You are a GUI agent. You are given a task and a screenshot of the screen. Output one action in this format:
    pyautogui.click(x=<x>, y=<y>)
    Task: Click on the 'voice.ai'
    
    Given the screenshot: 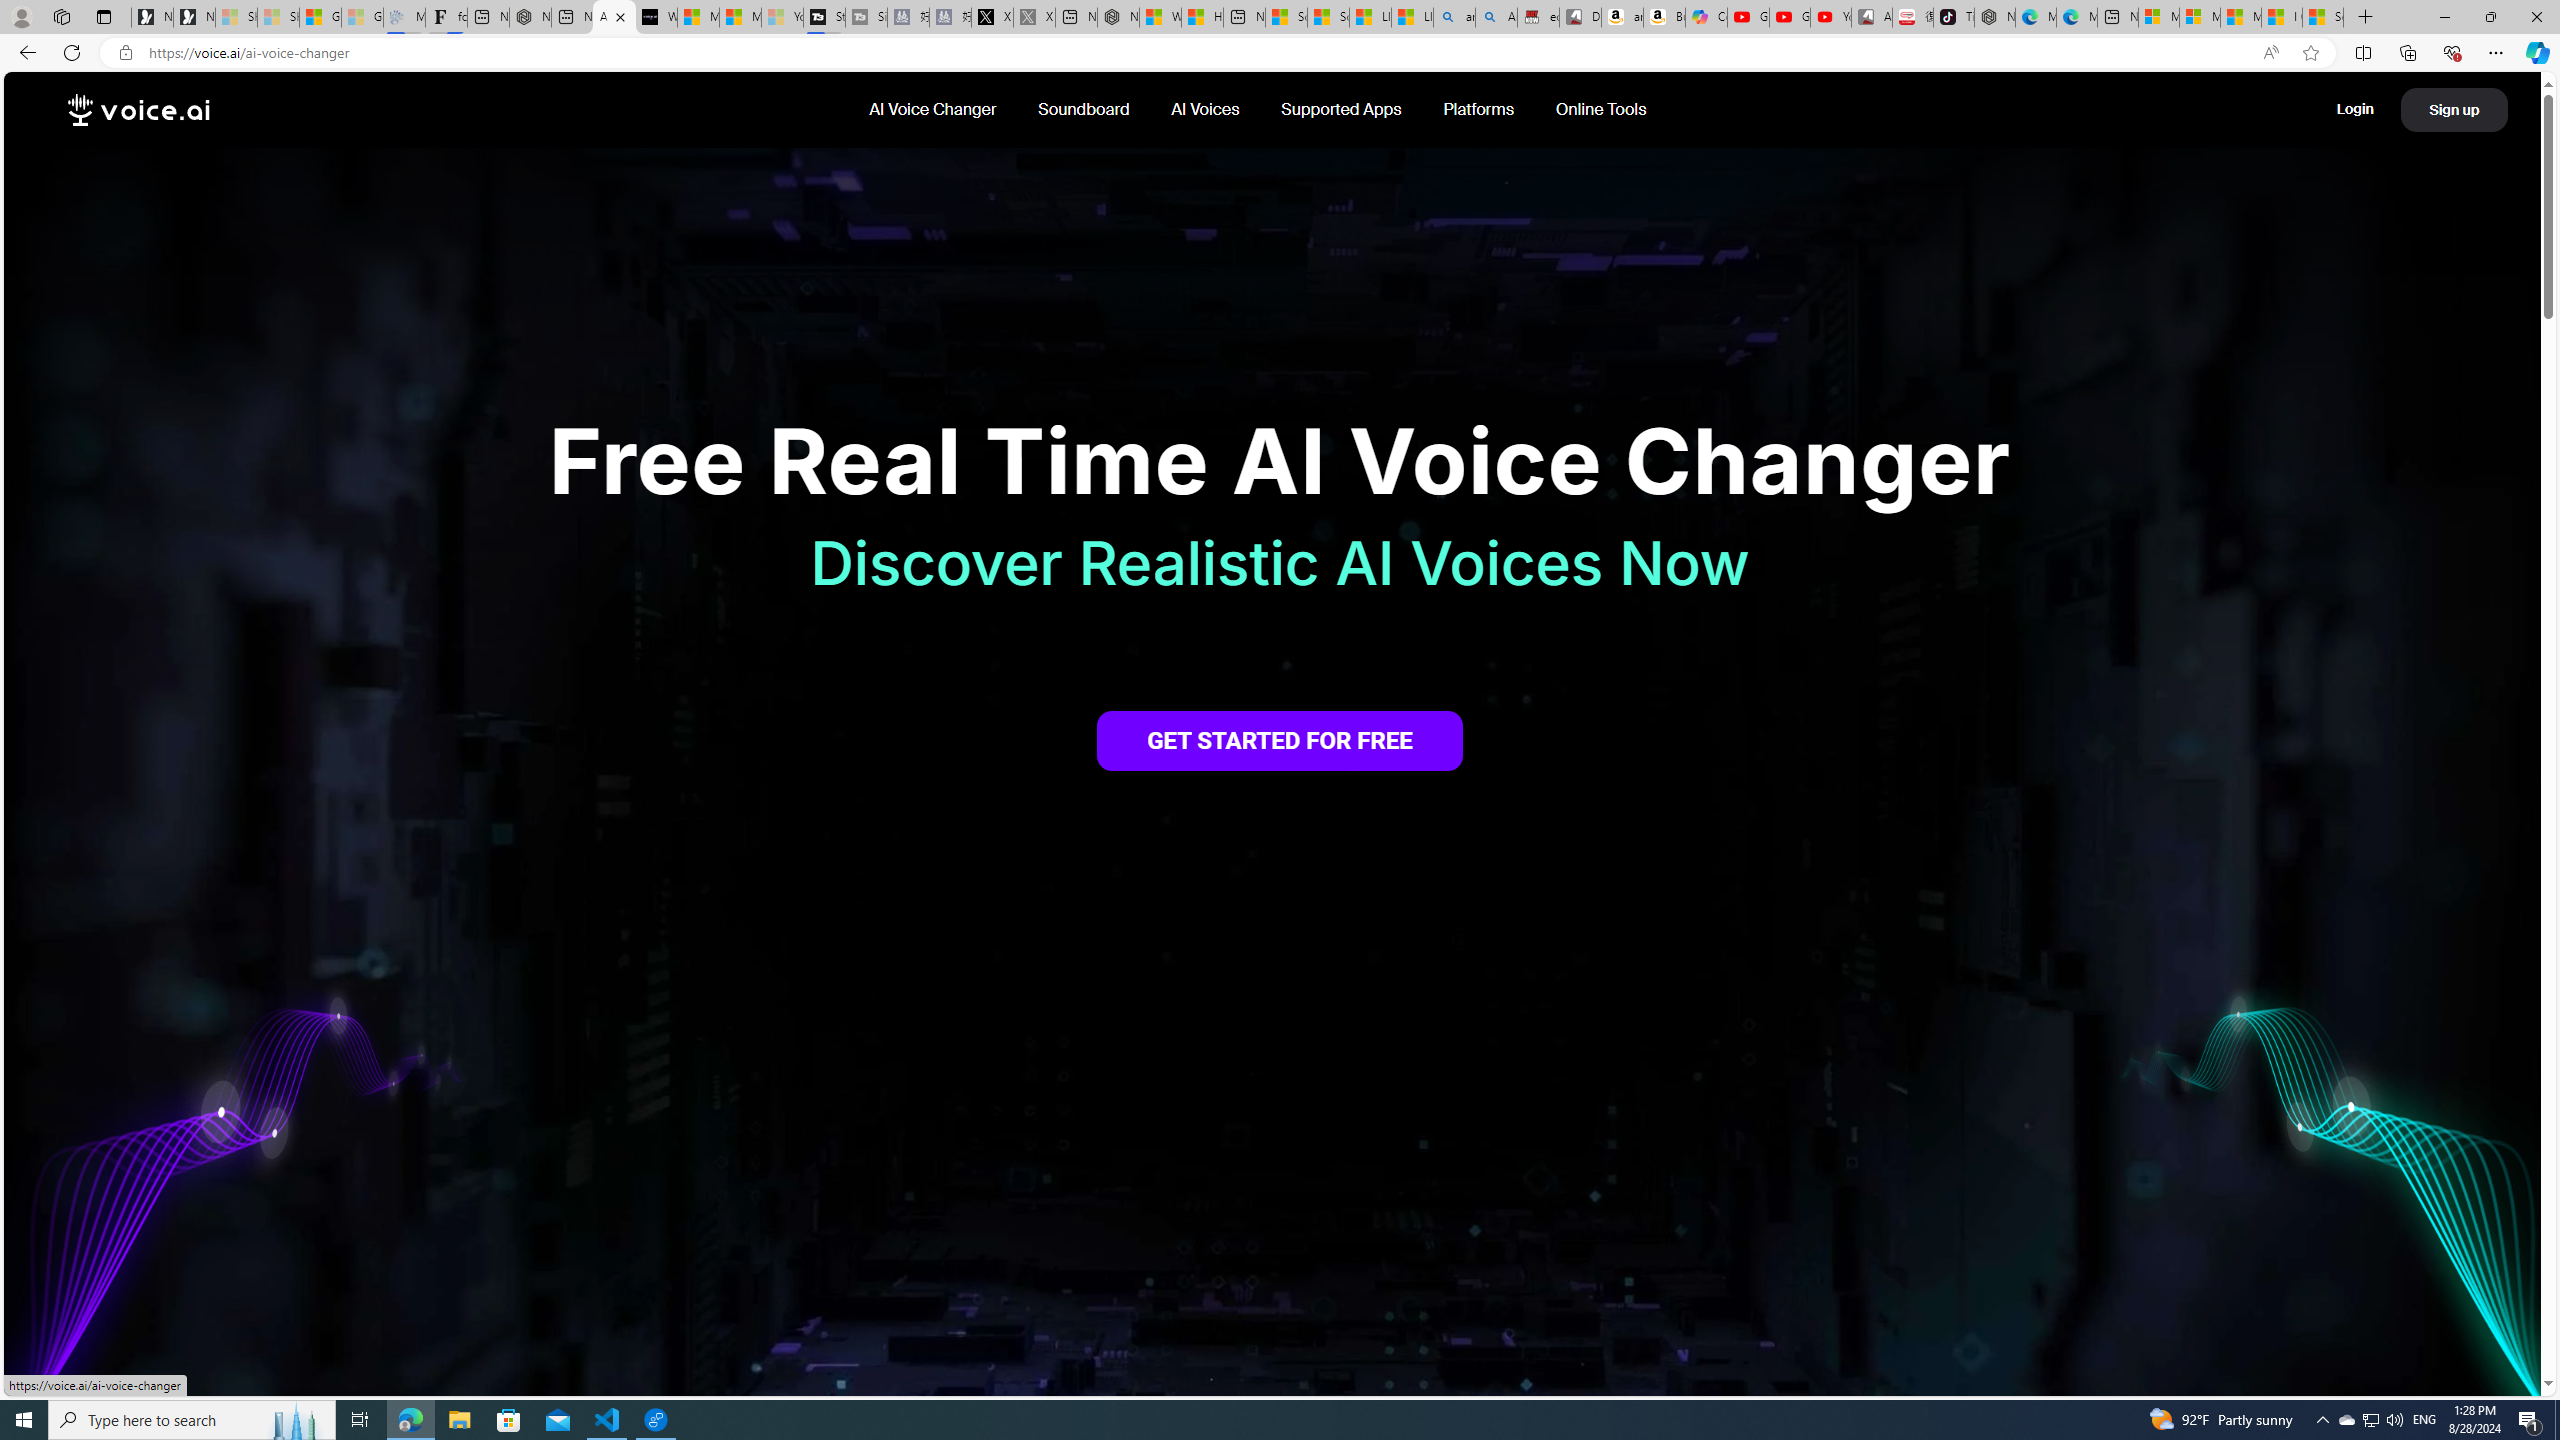 What is the action you would take?
    pyautogui.click(x=138, y=110)
    